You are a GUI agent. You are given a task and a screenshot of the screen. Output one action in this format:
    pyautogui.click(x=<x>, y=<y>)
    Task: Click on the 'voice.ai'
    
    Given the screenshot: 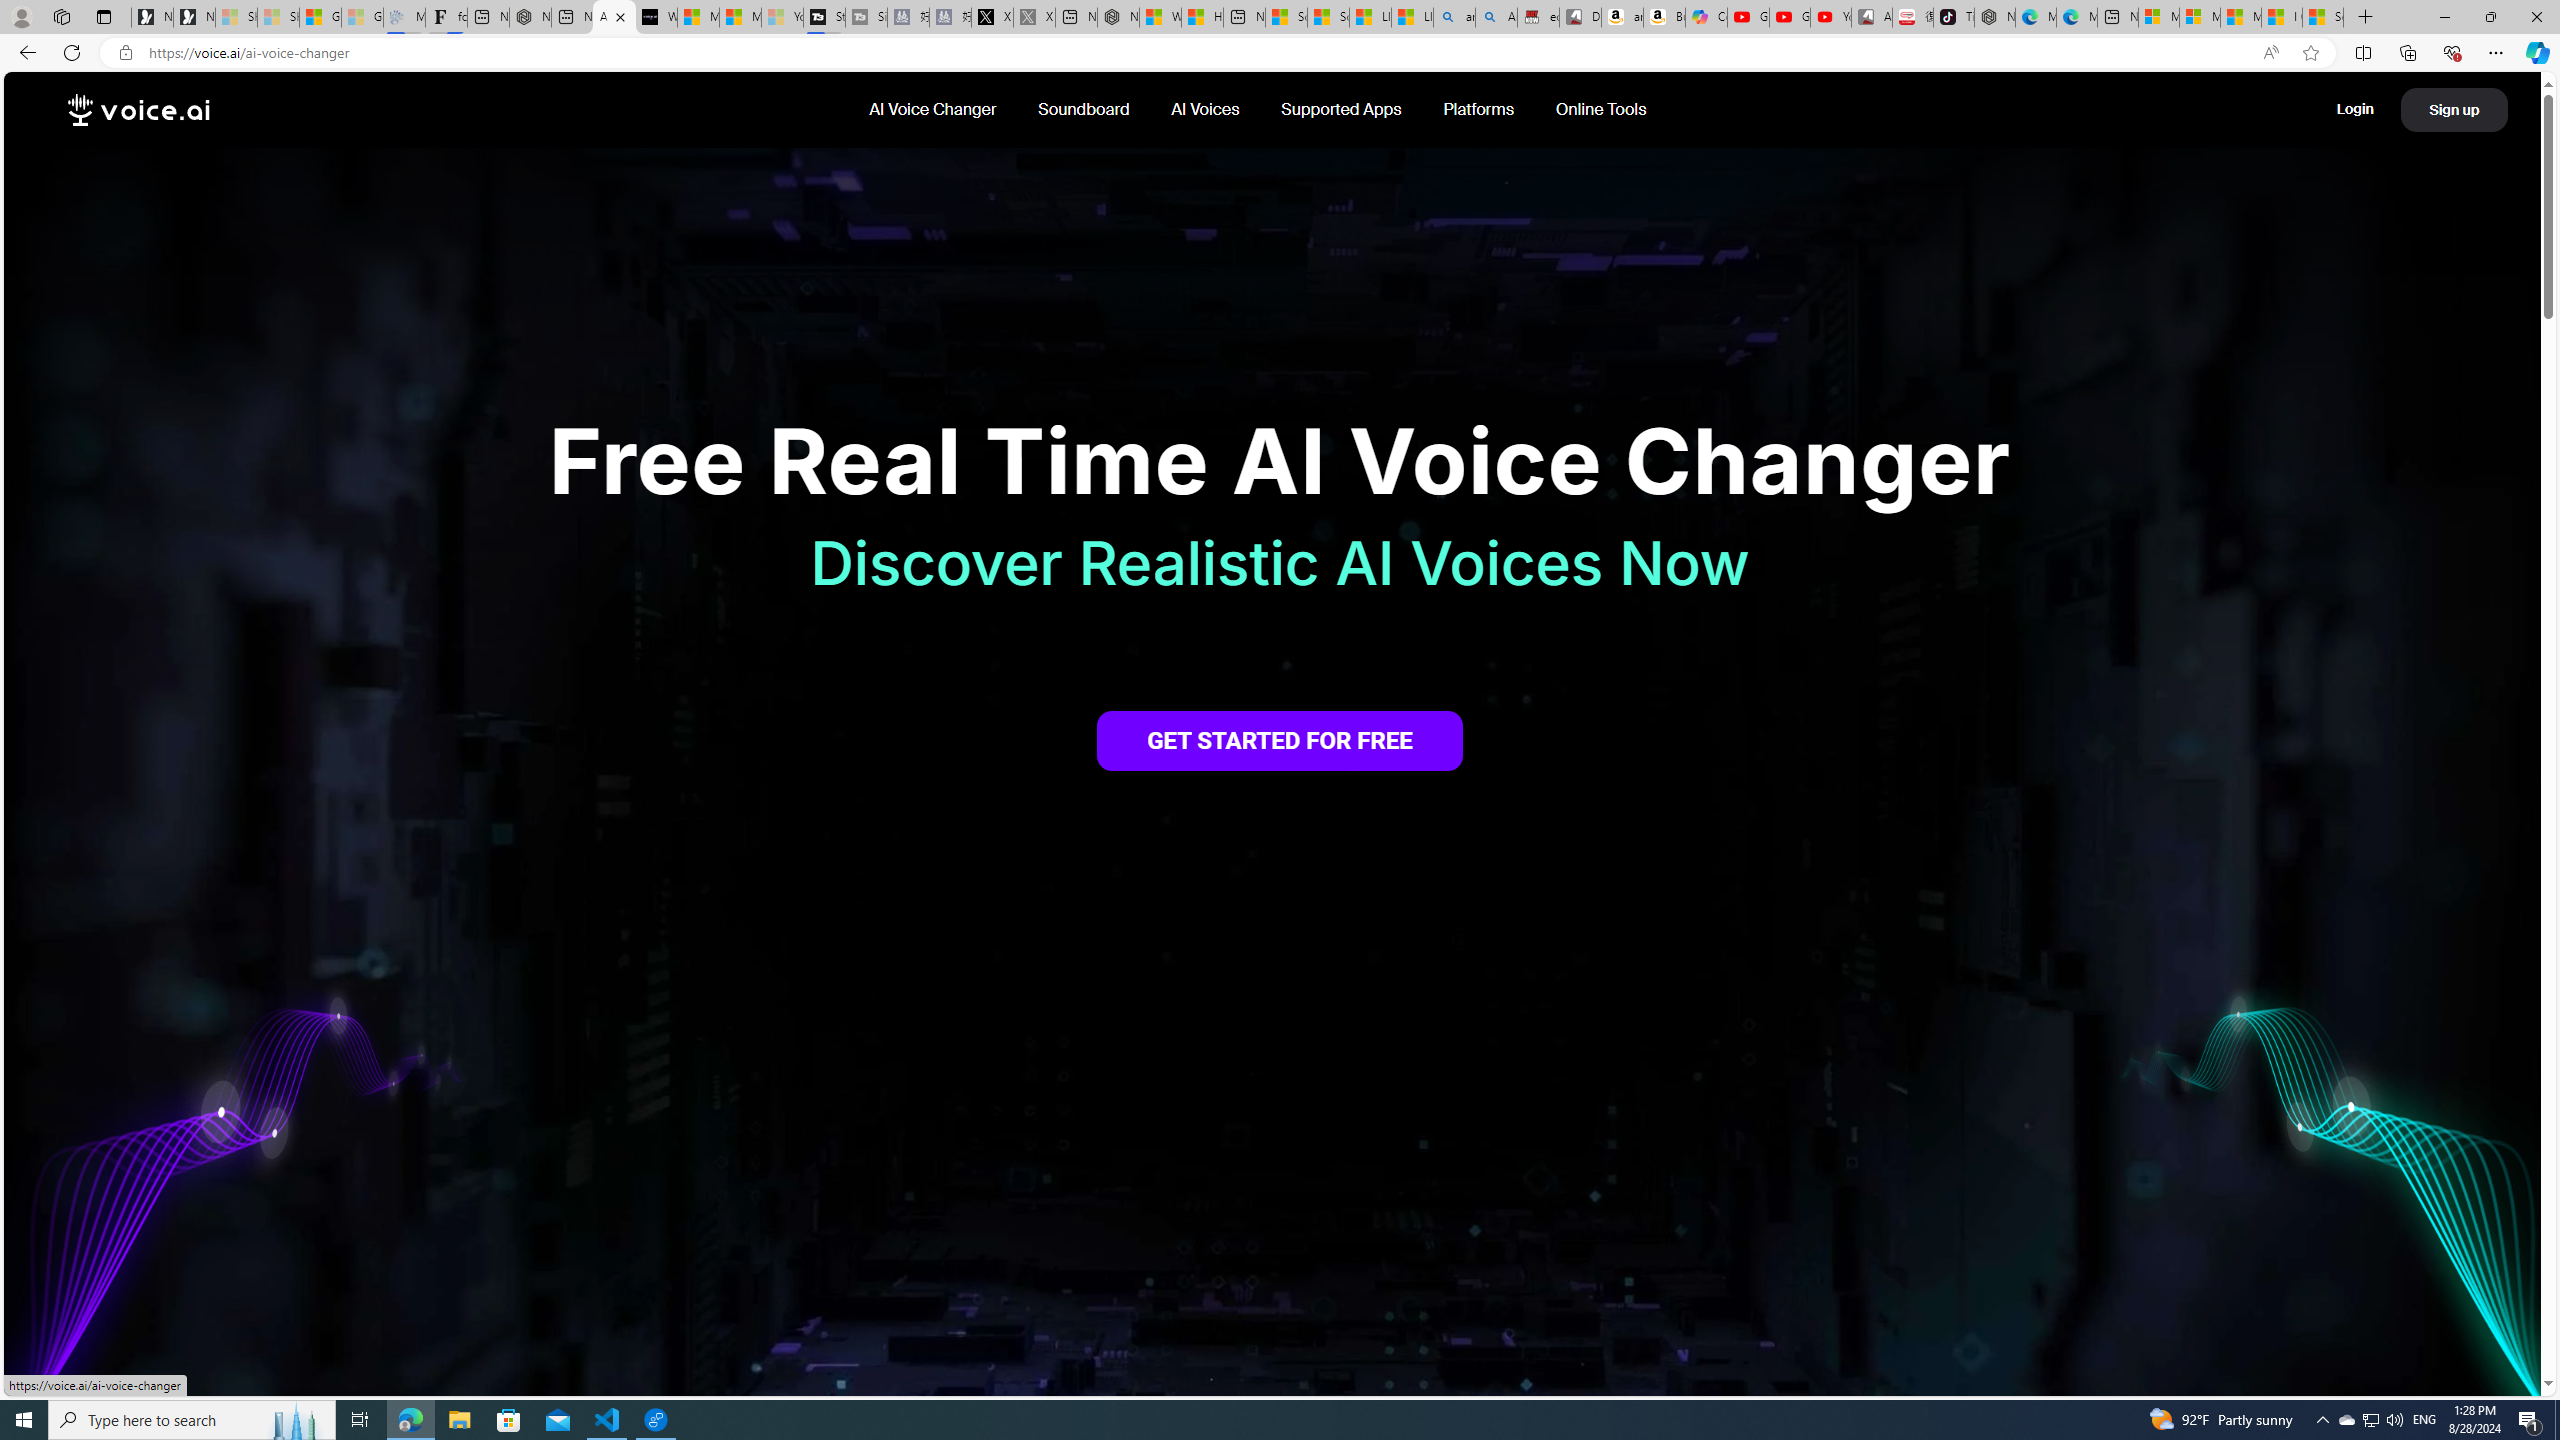 What is the action you would take?
    pyautogui.click(x=138, y=110)
    